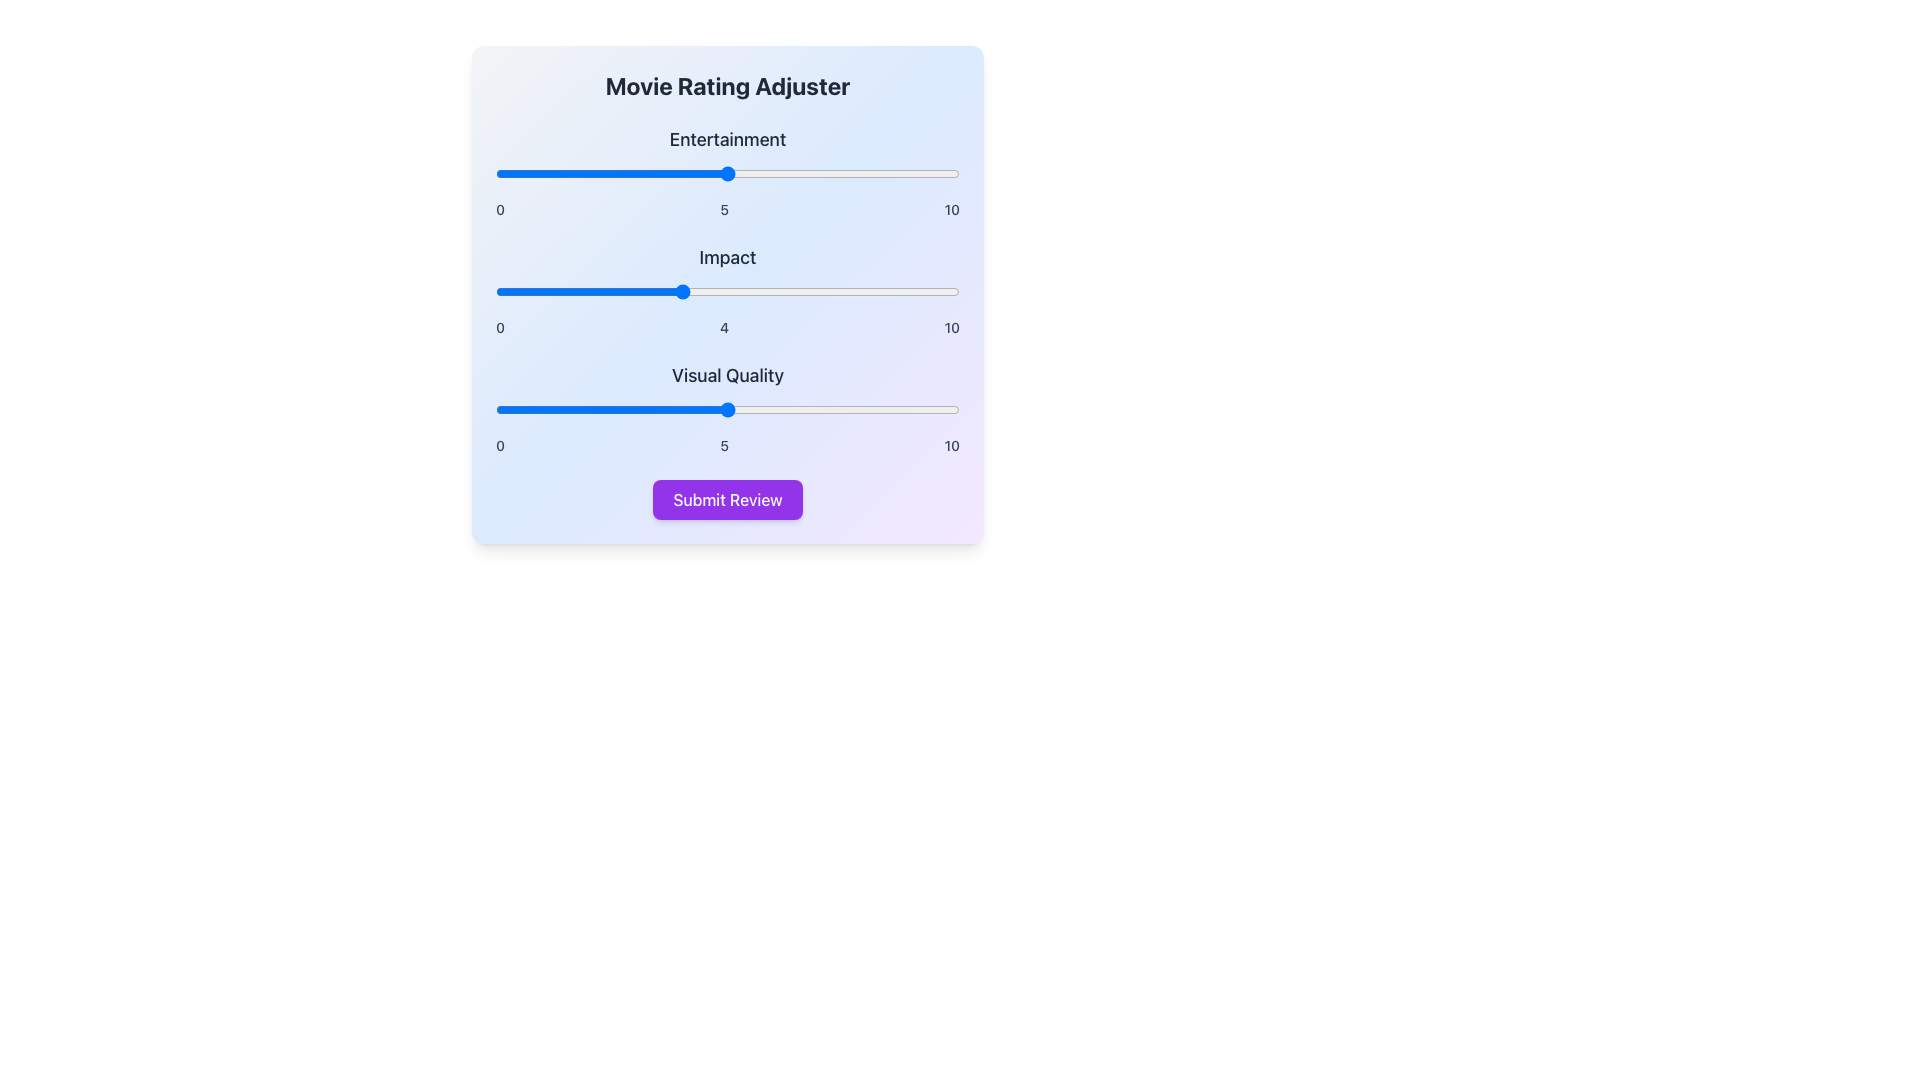 This screenshot has height=1080, width=1920. Describe the element at coordinates (634, 408) in the screenshot. I see `Visual Quality` at that location.